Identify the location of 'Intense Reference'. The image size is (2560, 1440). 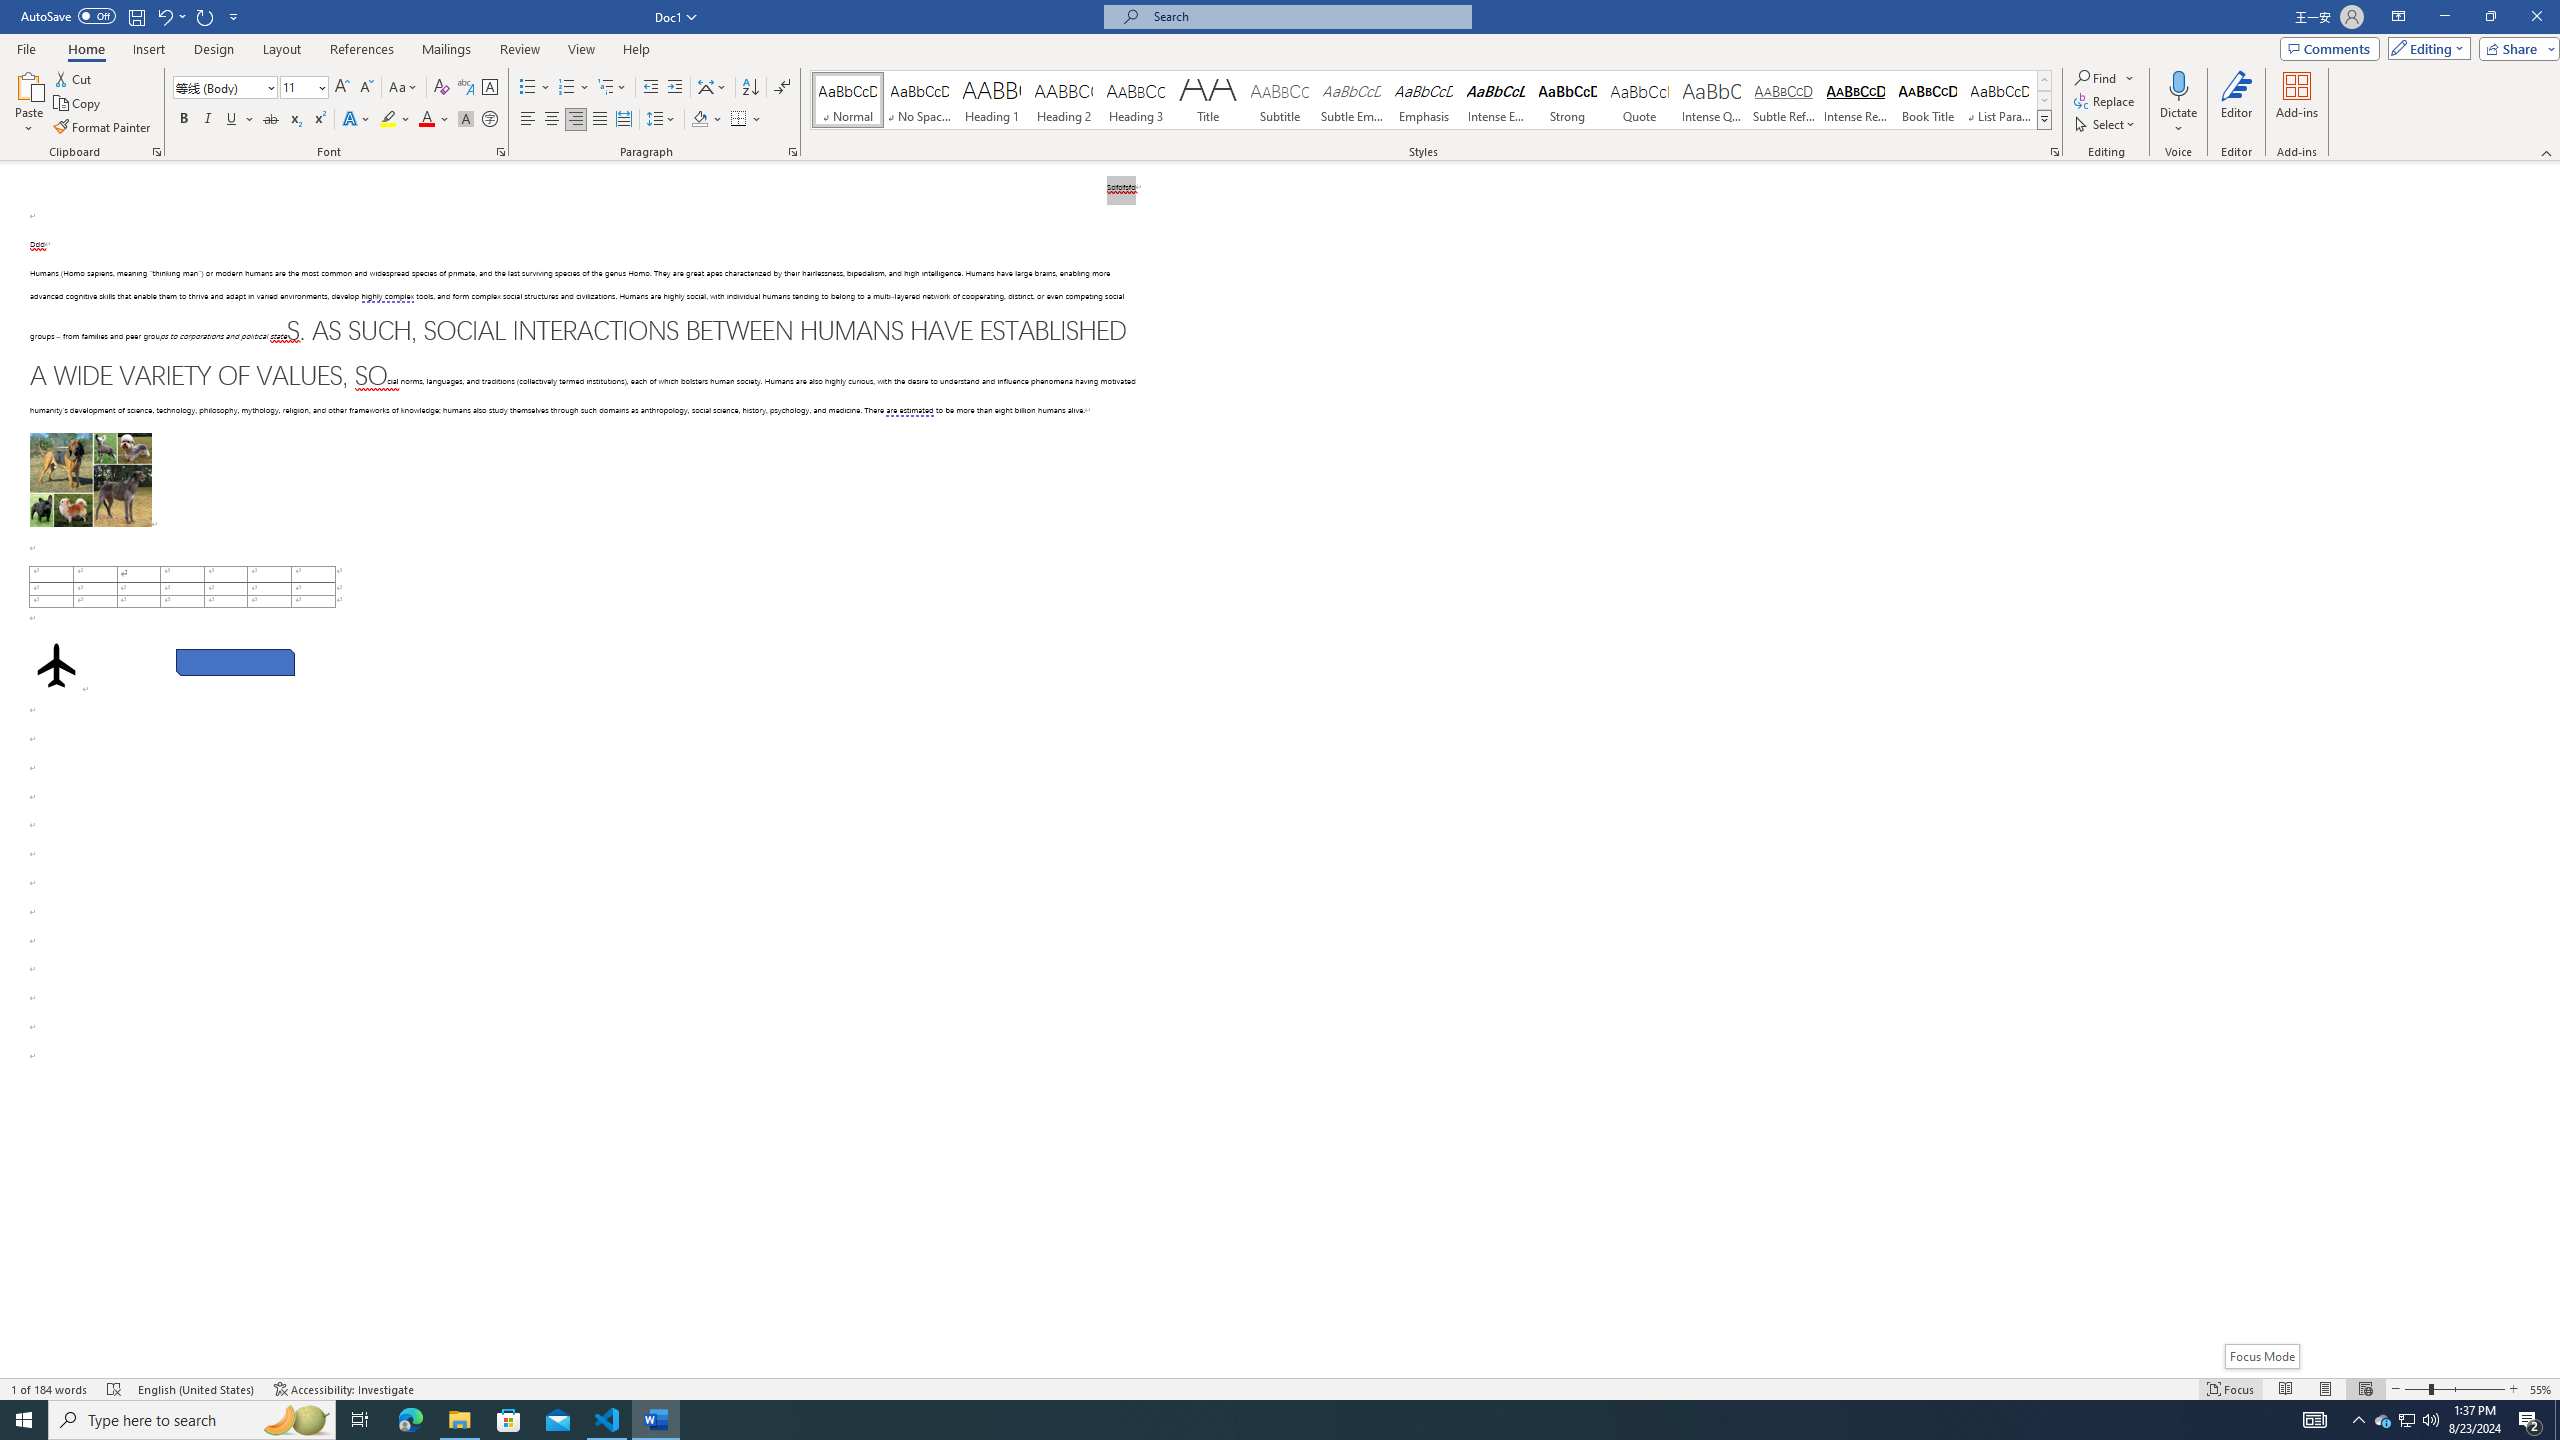
(1855, 99).